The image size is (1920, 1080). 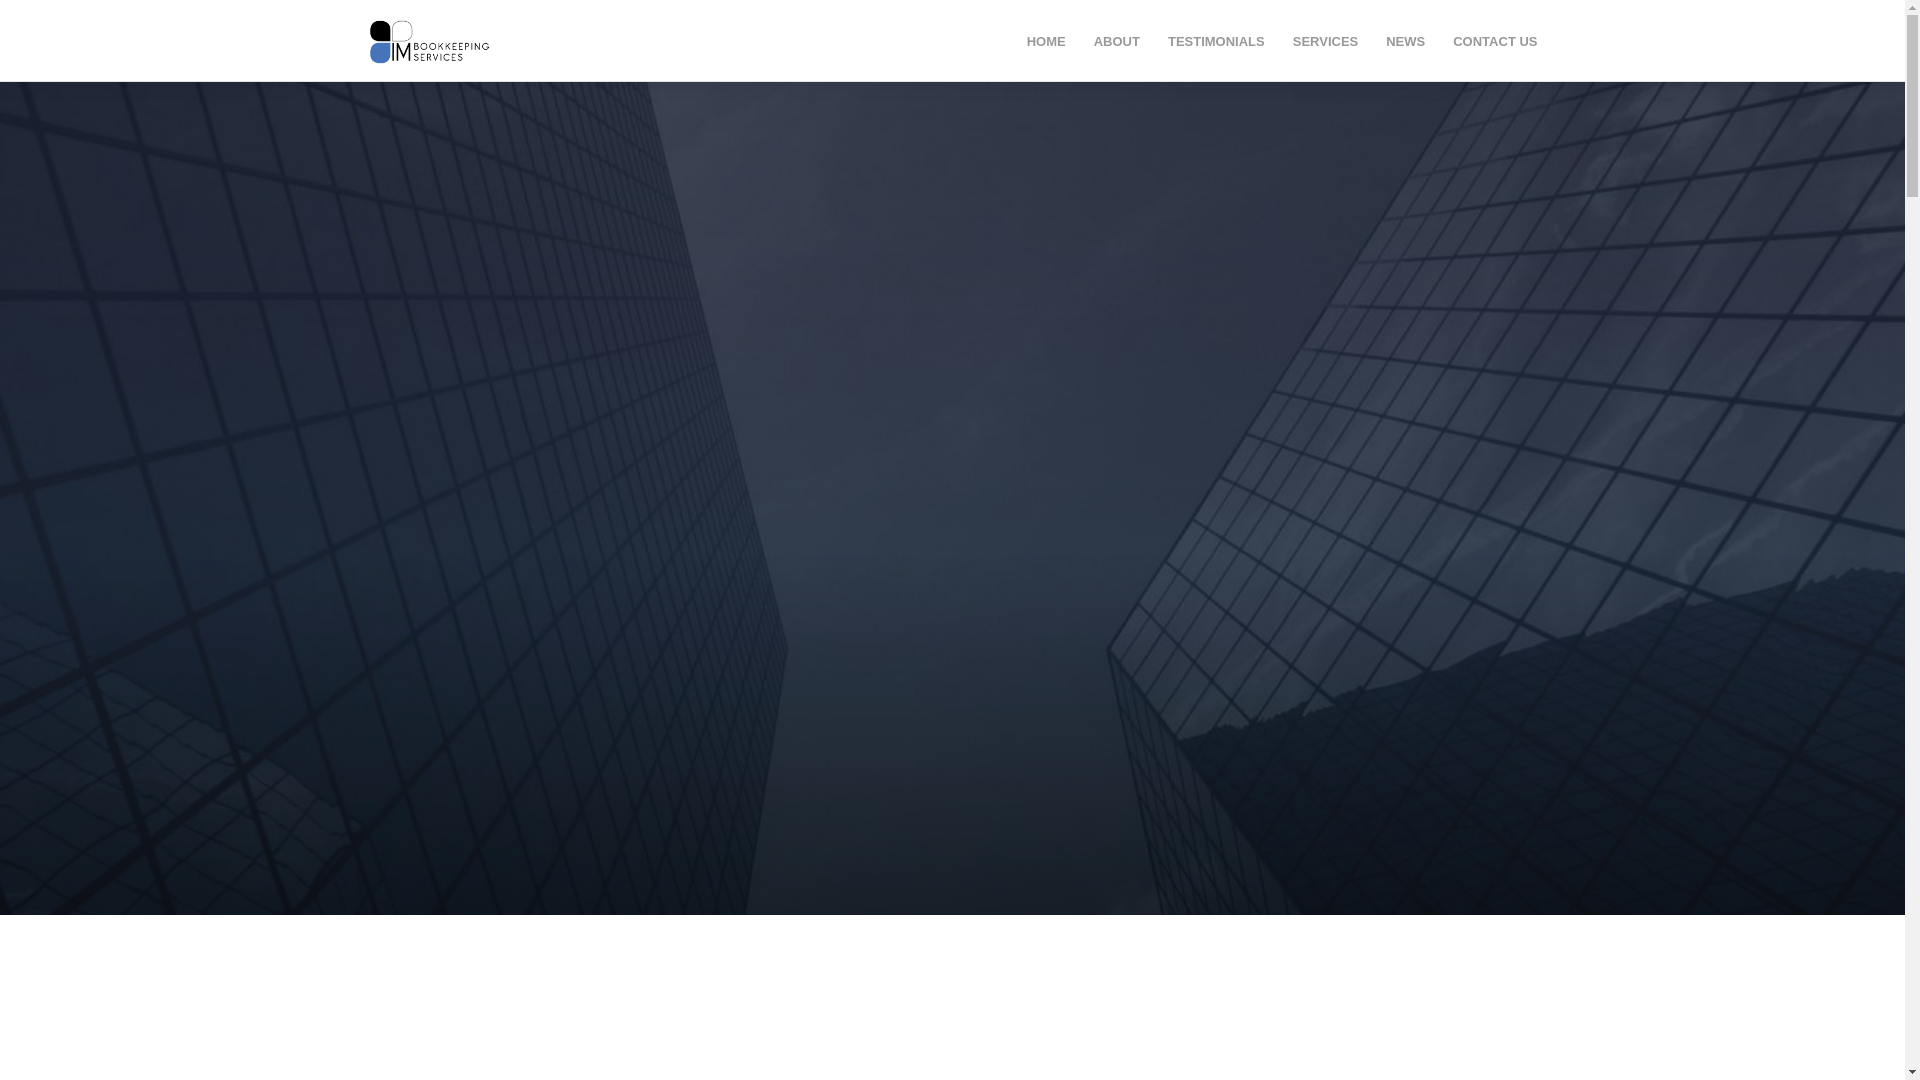 What do you see at coordinates (1325, 41) in the screenshot?
I see `'SERVICES'` at bounding box center [1325, 41].